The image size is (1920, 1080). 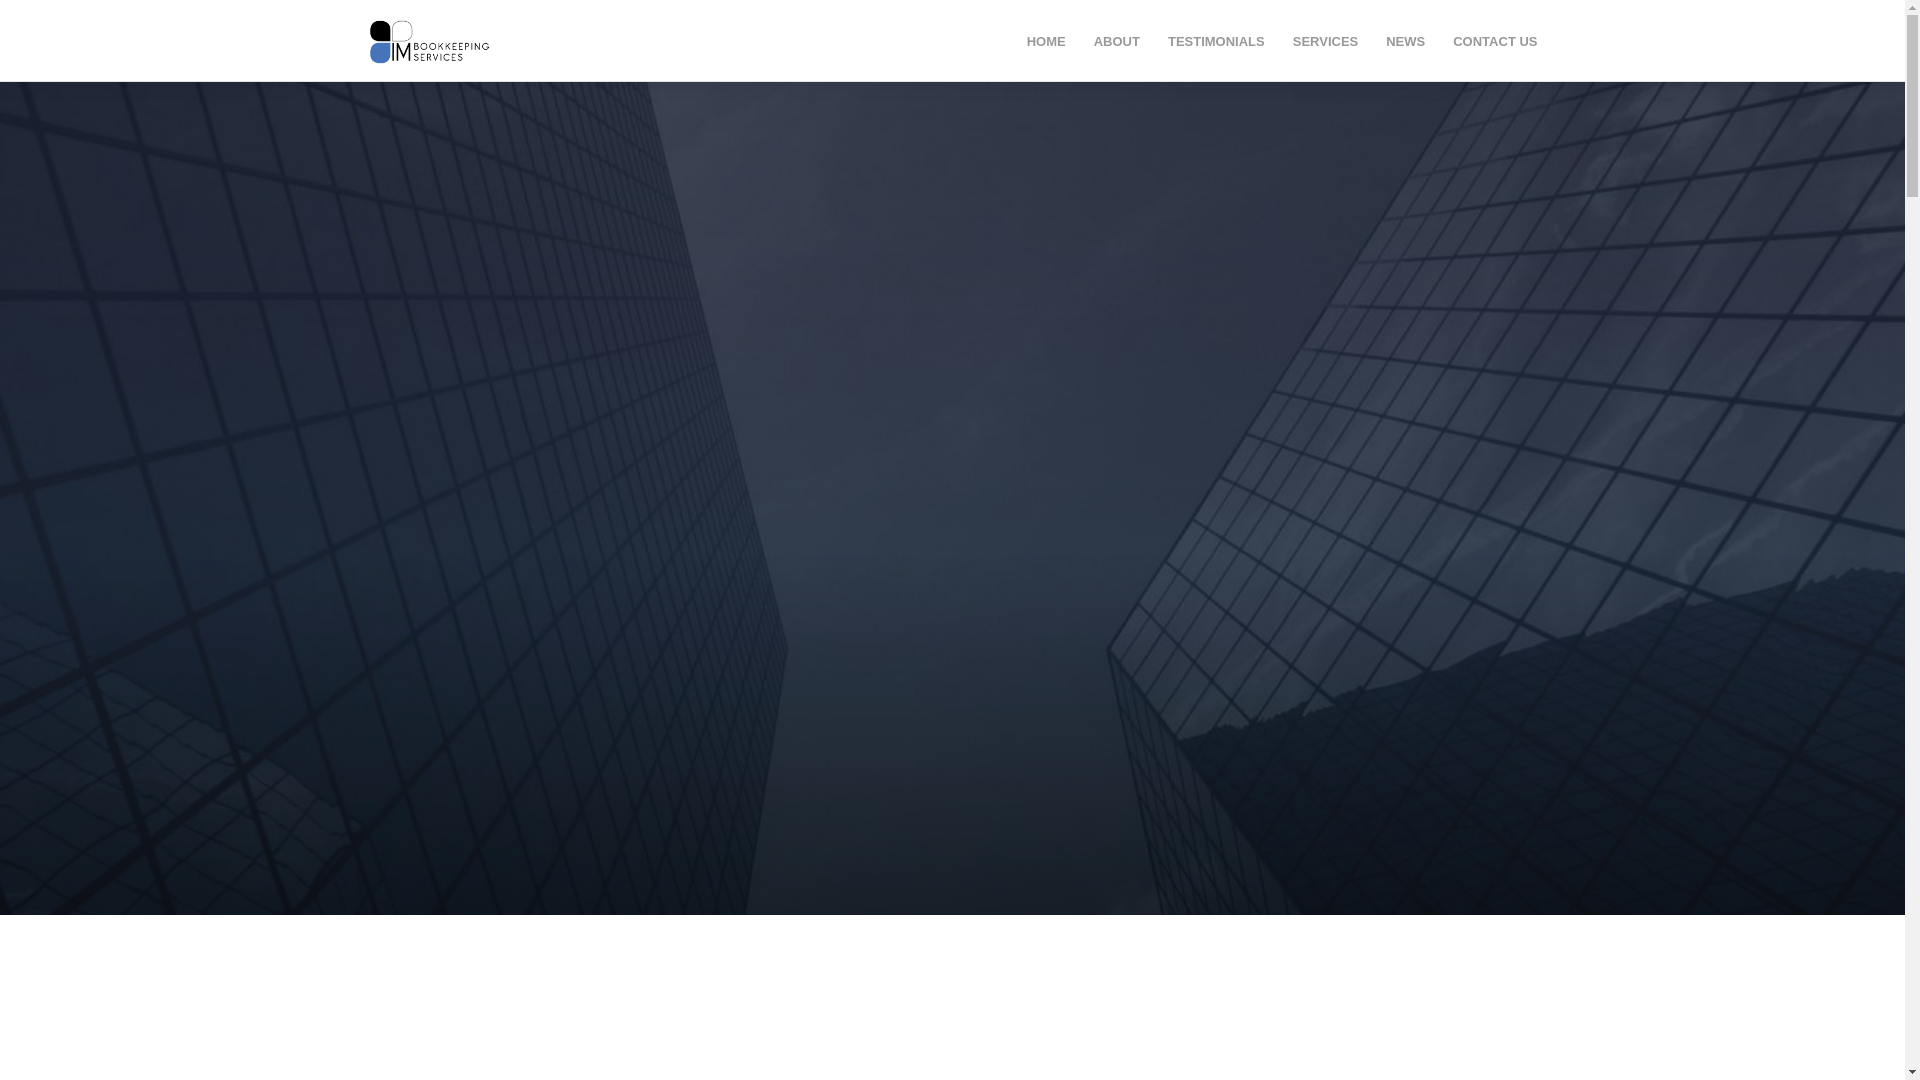 What do you see at coordinates (1325, 41) in the screenshot?
I see `'SERVICES'` at bounding box center [1325, 41].